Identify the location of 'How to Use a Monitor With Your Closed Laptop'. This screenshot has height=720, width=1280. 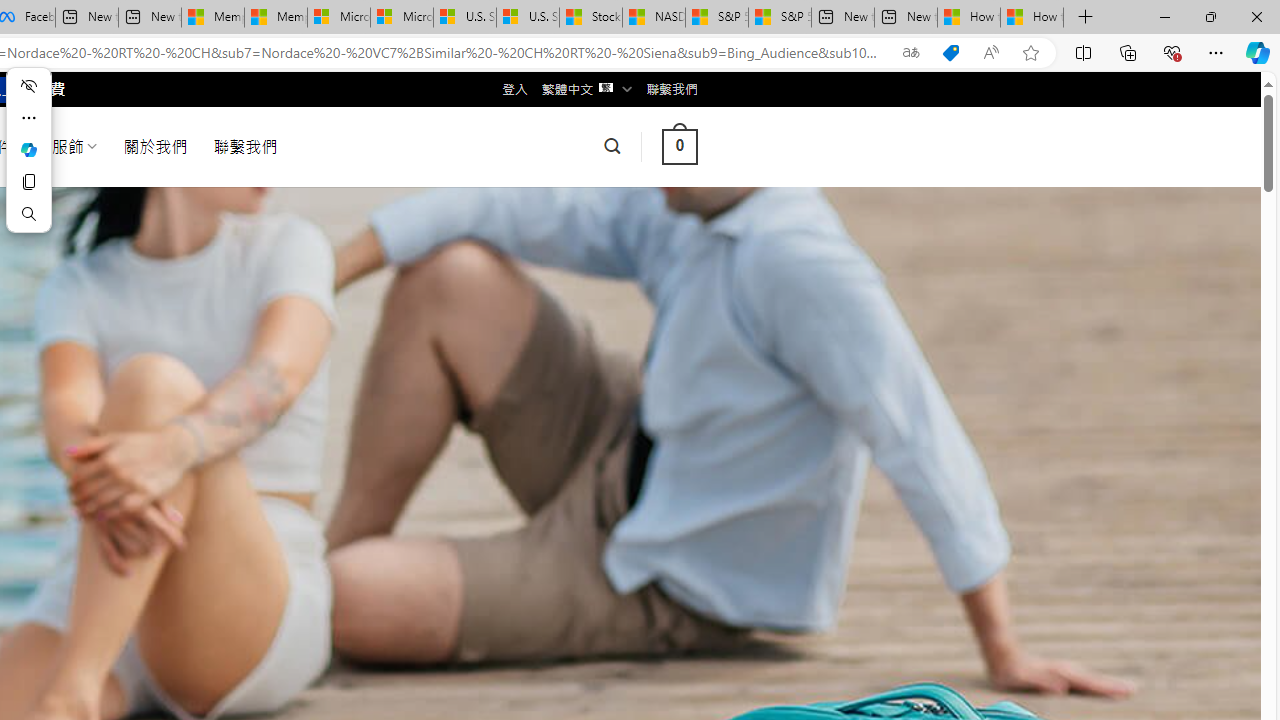
(1032, 17).